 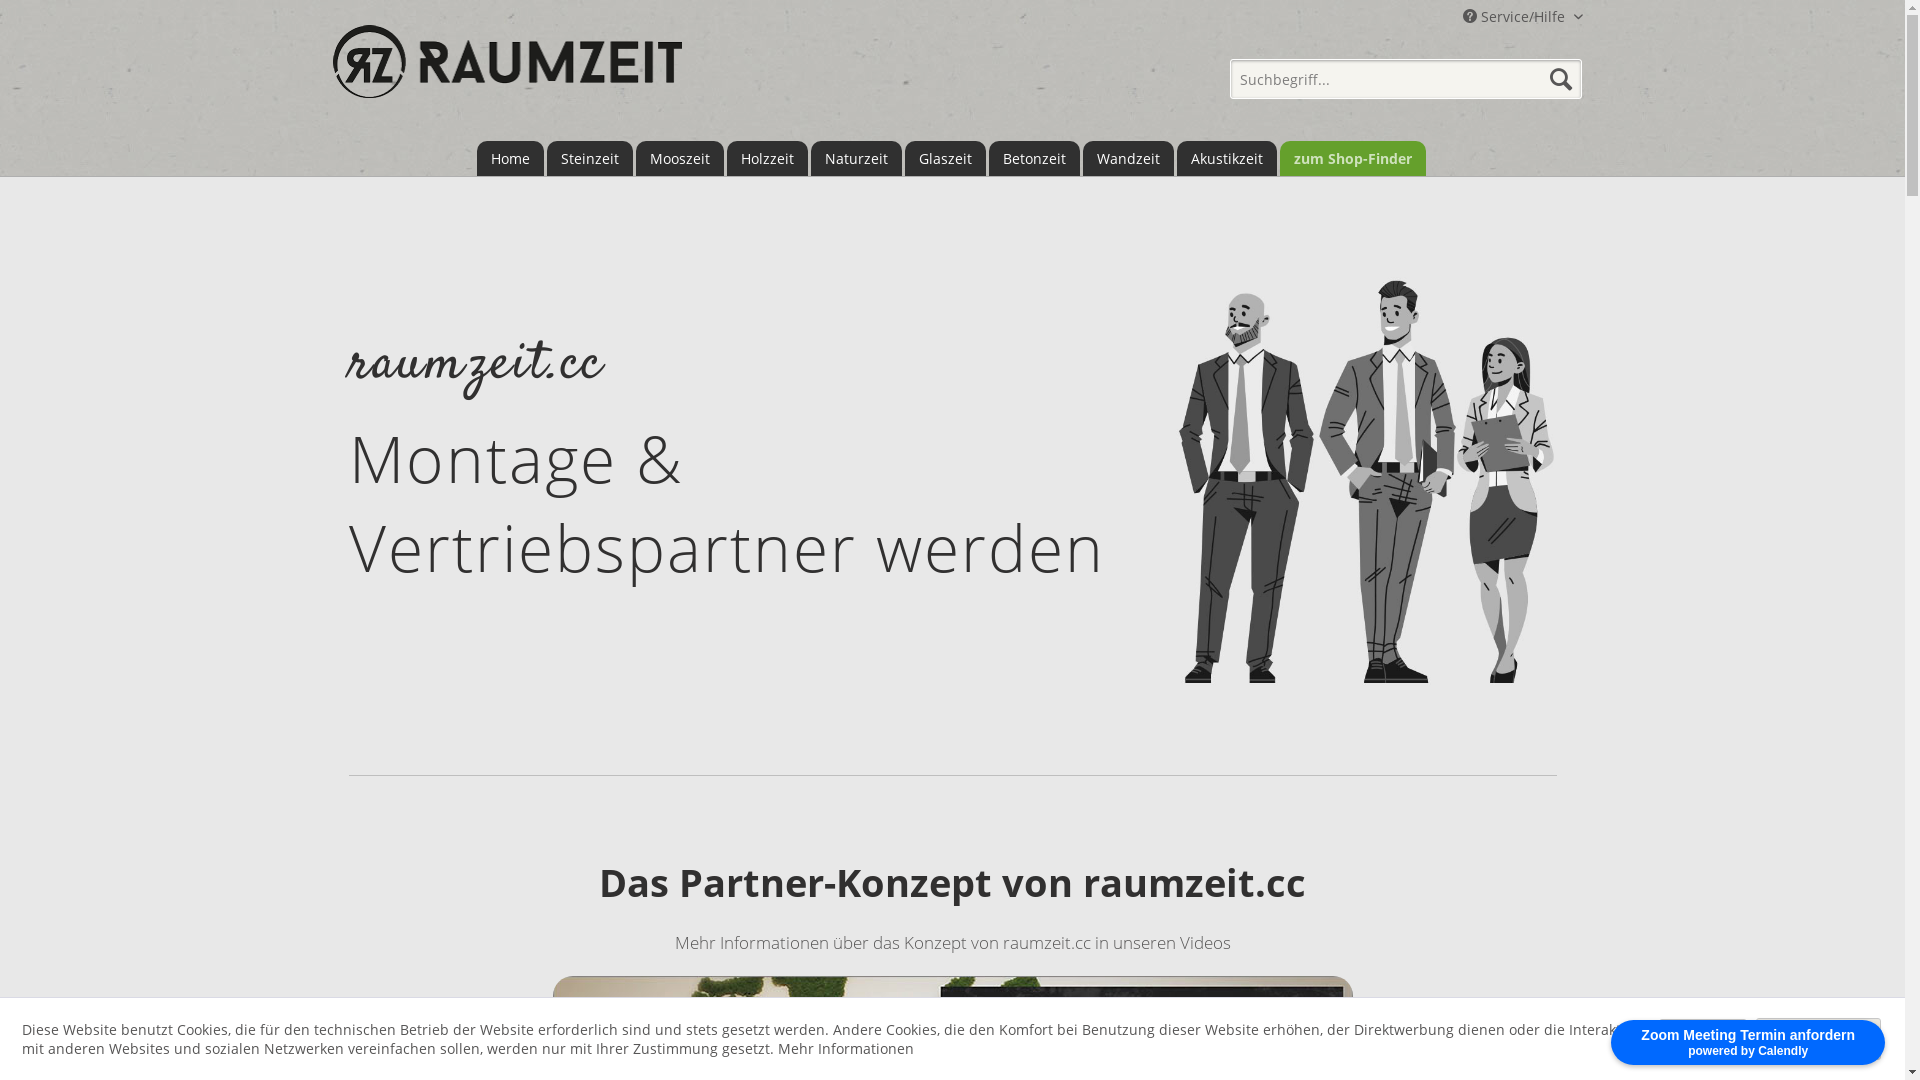 I want to click on 'Wandzeit', so click(x=1080, y=157).